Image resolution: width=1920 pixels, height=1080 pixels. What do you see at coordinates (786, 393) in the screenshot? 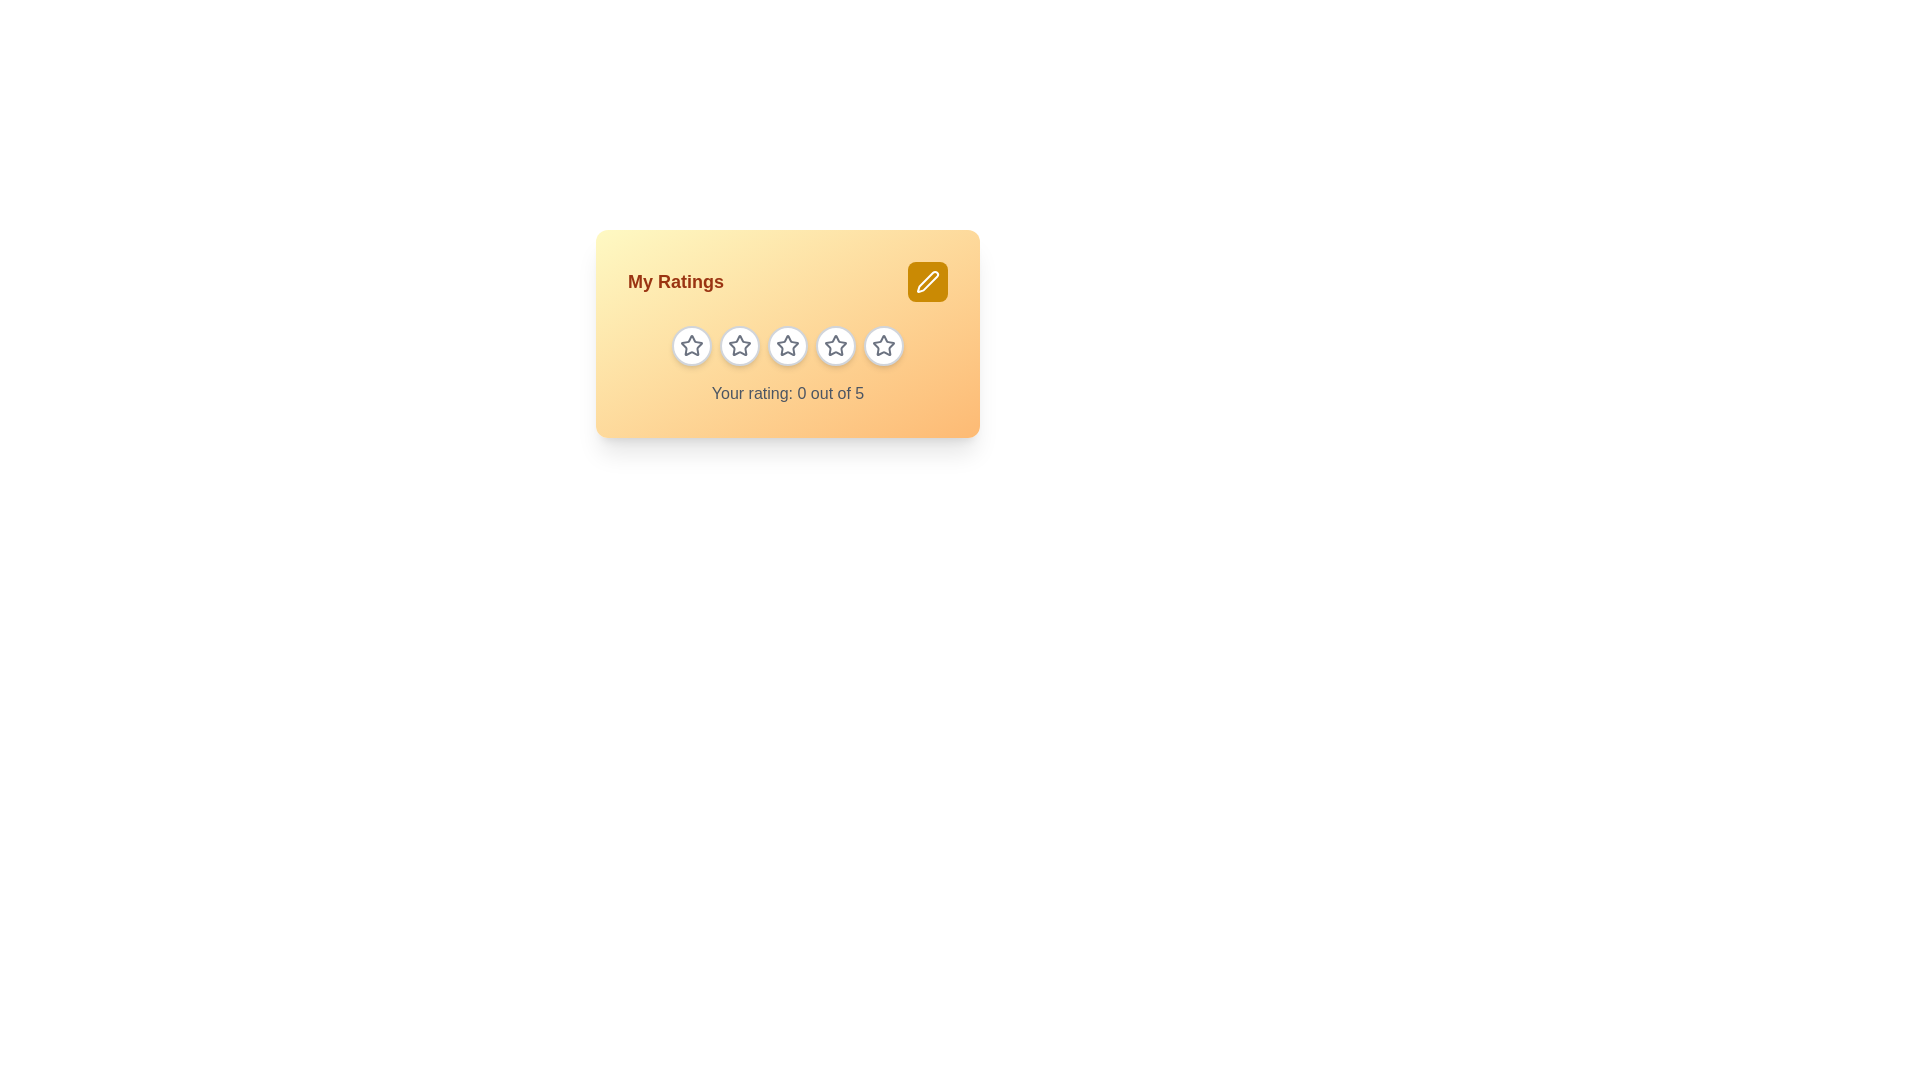
I see `the static text element displaying 'Your rating: 0 out of 5', which is styled with gray font color and centered alignment, located beneath the 5-star rating interface` at bounding box center [786, 393].